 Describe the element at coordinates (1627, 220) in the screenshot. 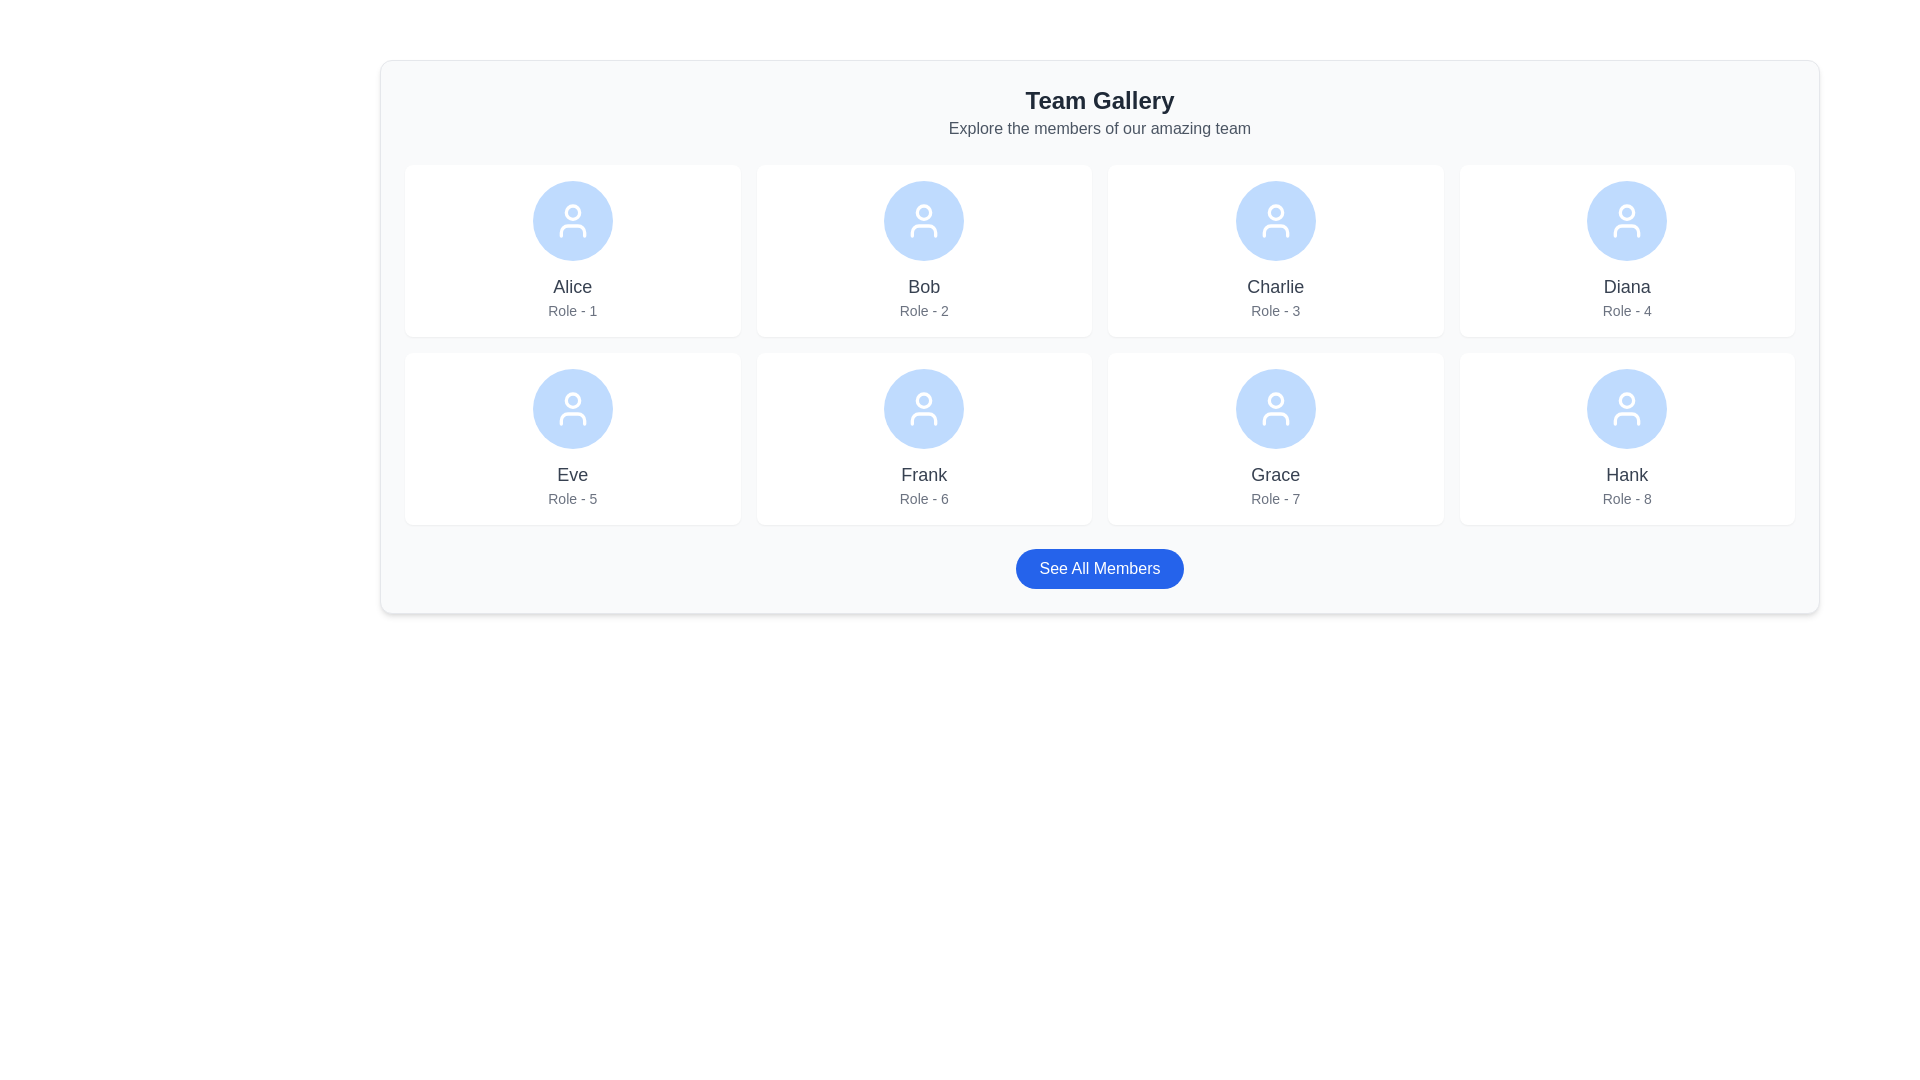

I see `the user profile avatar icon located at the center of the card labeled 'Diana \n Role - 4' in the top right corner of the grid layout` at that location.